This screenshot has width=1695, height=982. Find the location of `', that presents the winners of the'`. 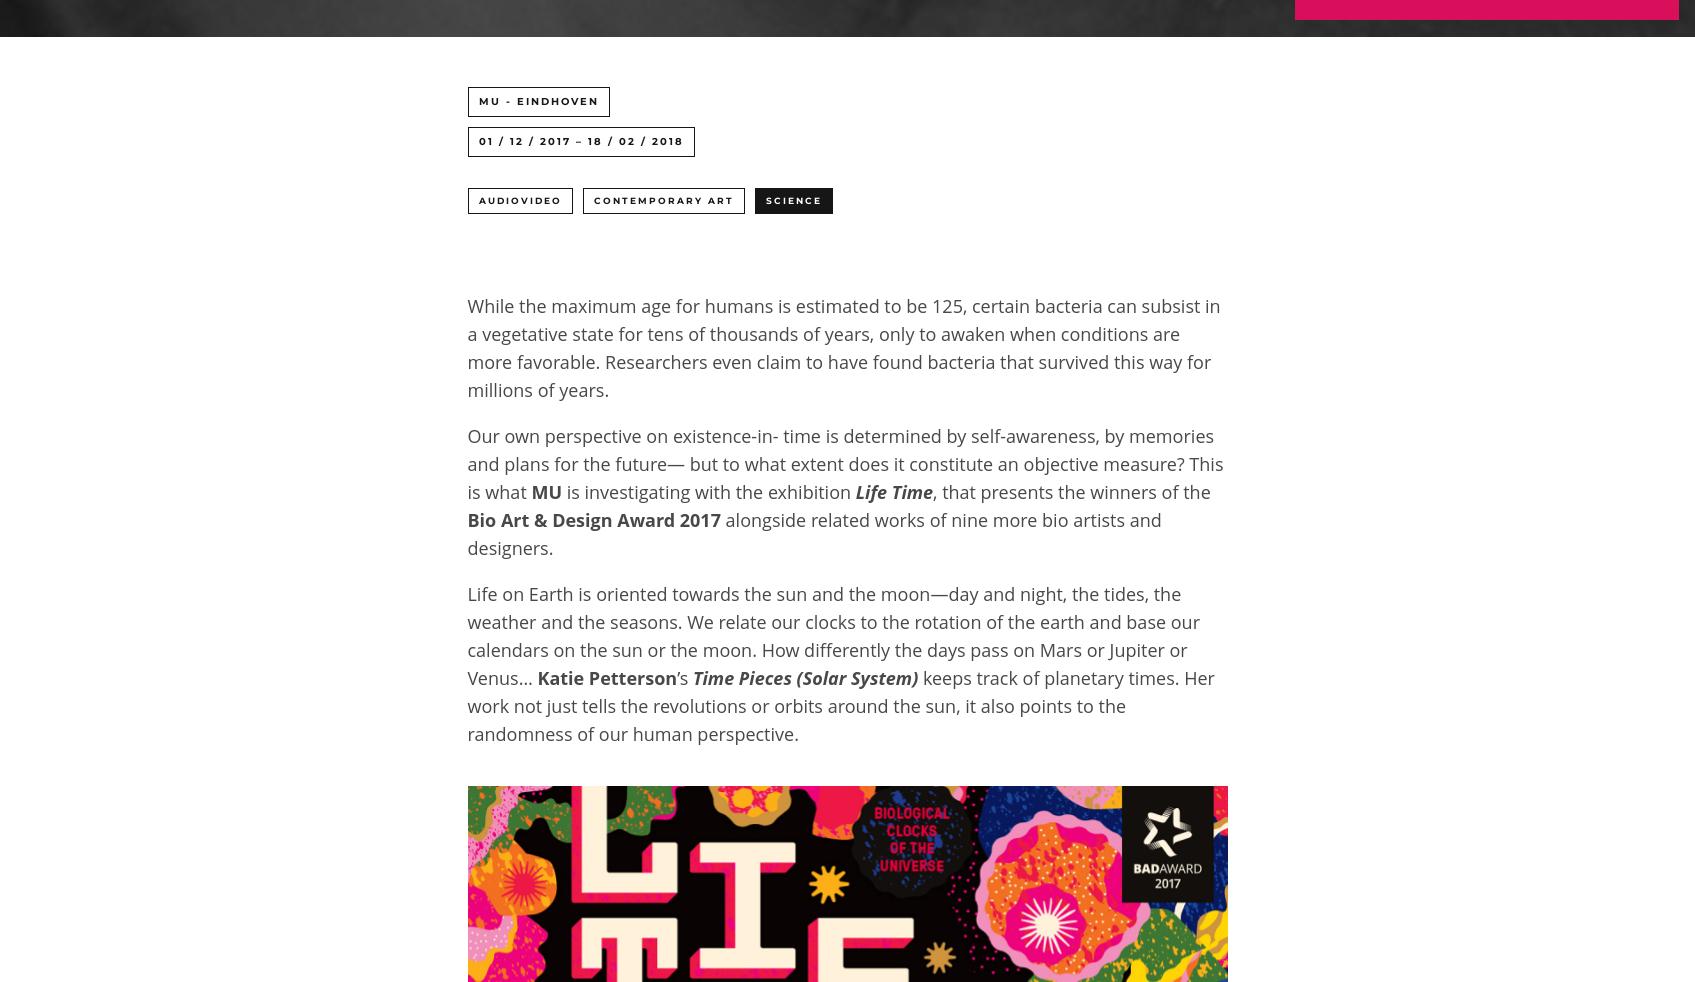

', that presents the winners of the' is located at coordinates (932, 491).